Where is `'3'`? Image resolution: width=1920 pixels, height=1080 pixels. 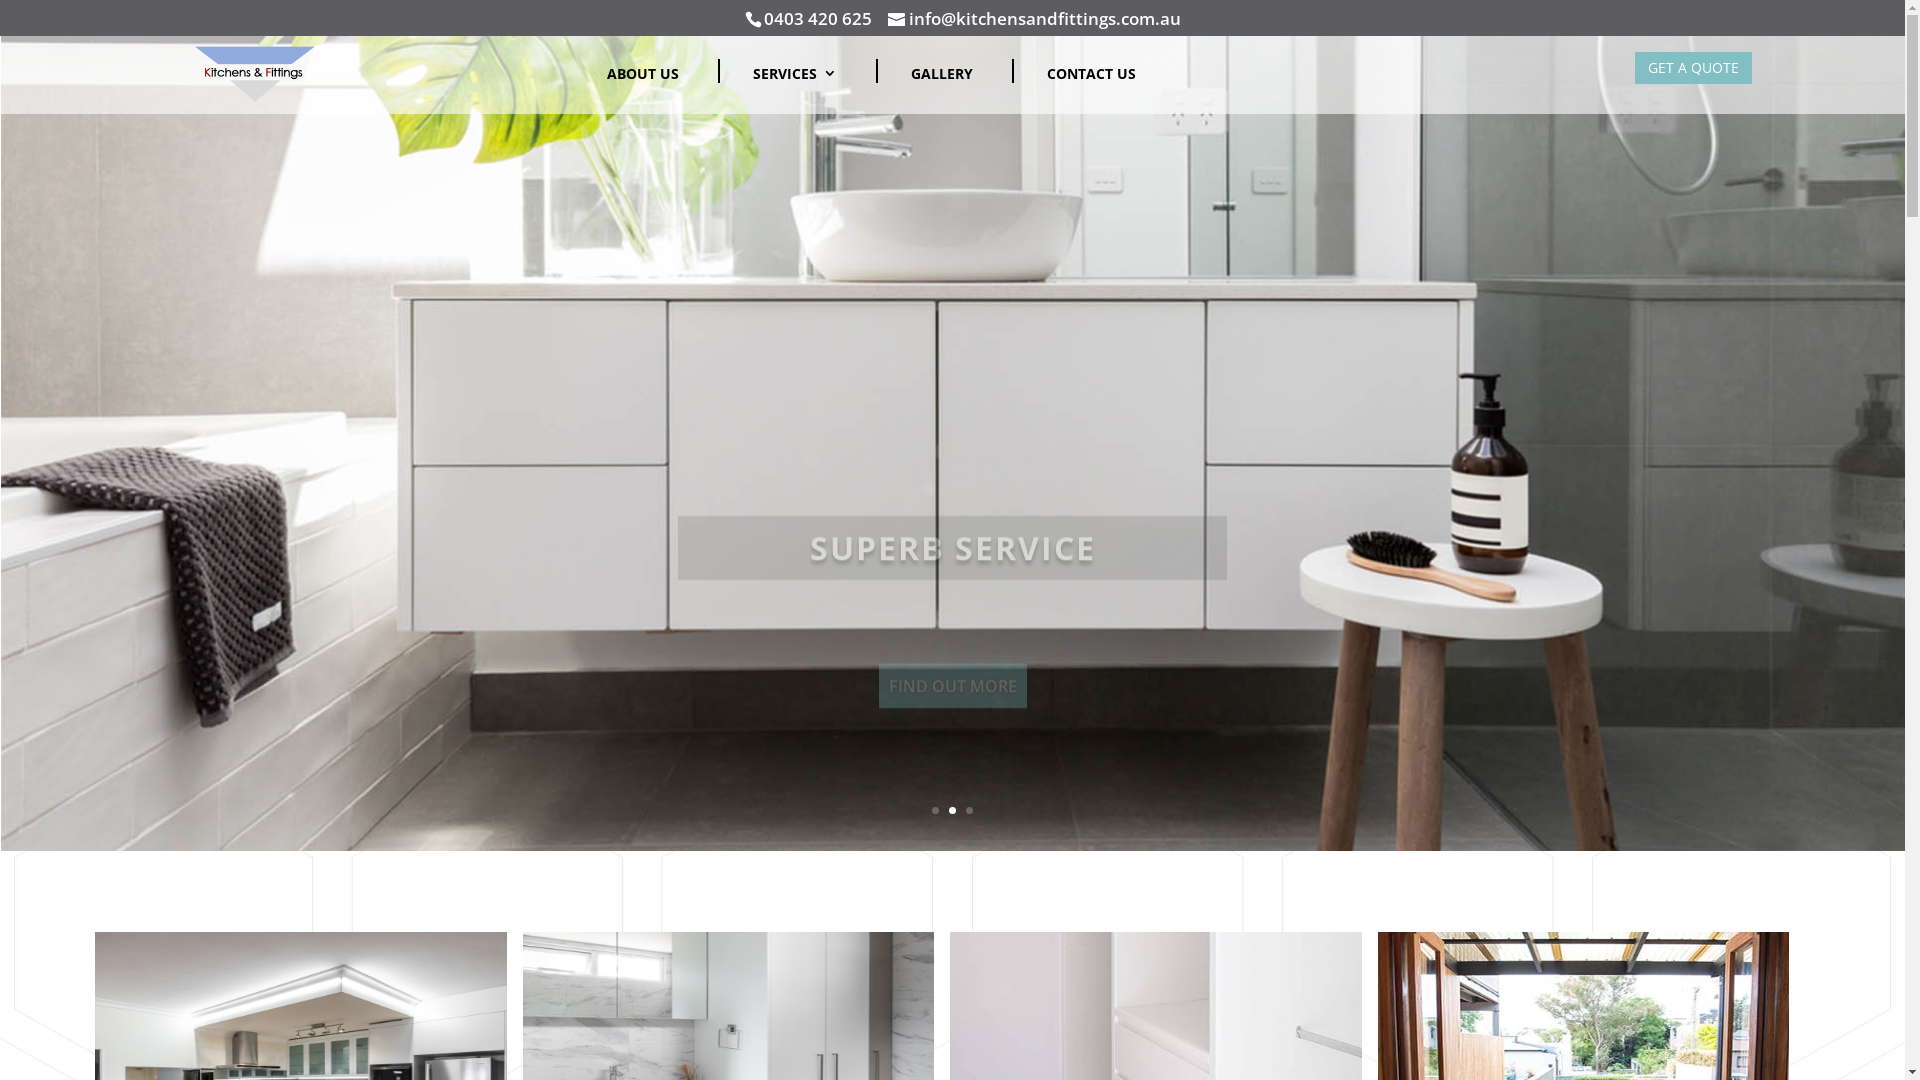 '3' is located at coordinates (965, 810).